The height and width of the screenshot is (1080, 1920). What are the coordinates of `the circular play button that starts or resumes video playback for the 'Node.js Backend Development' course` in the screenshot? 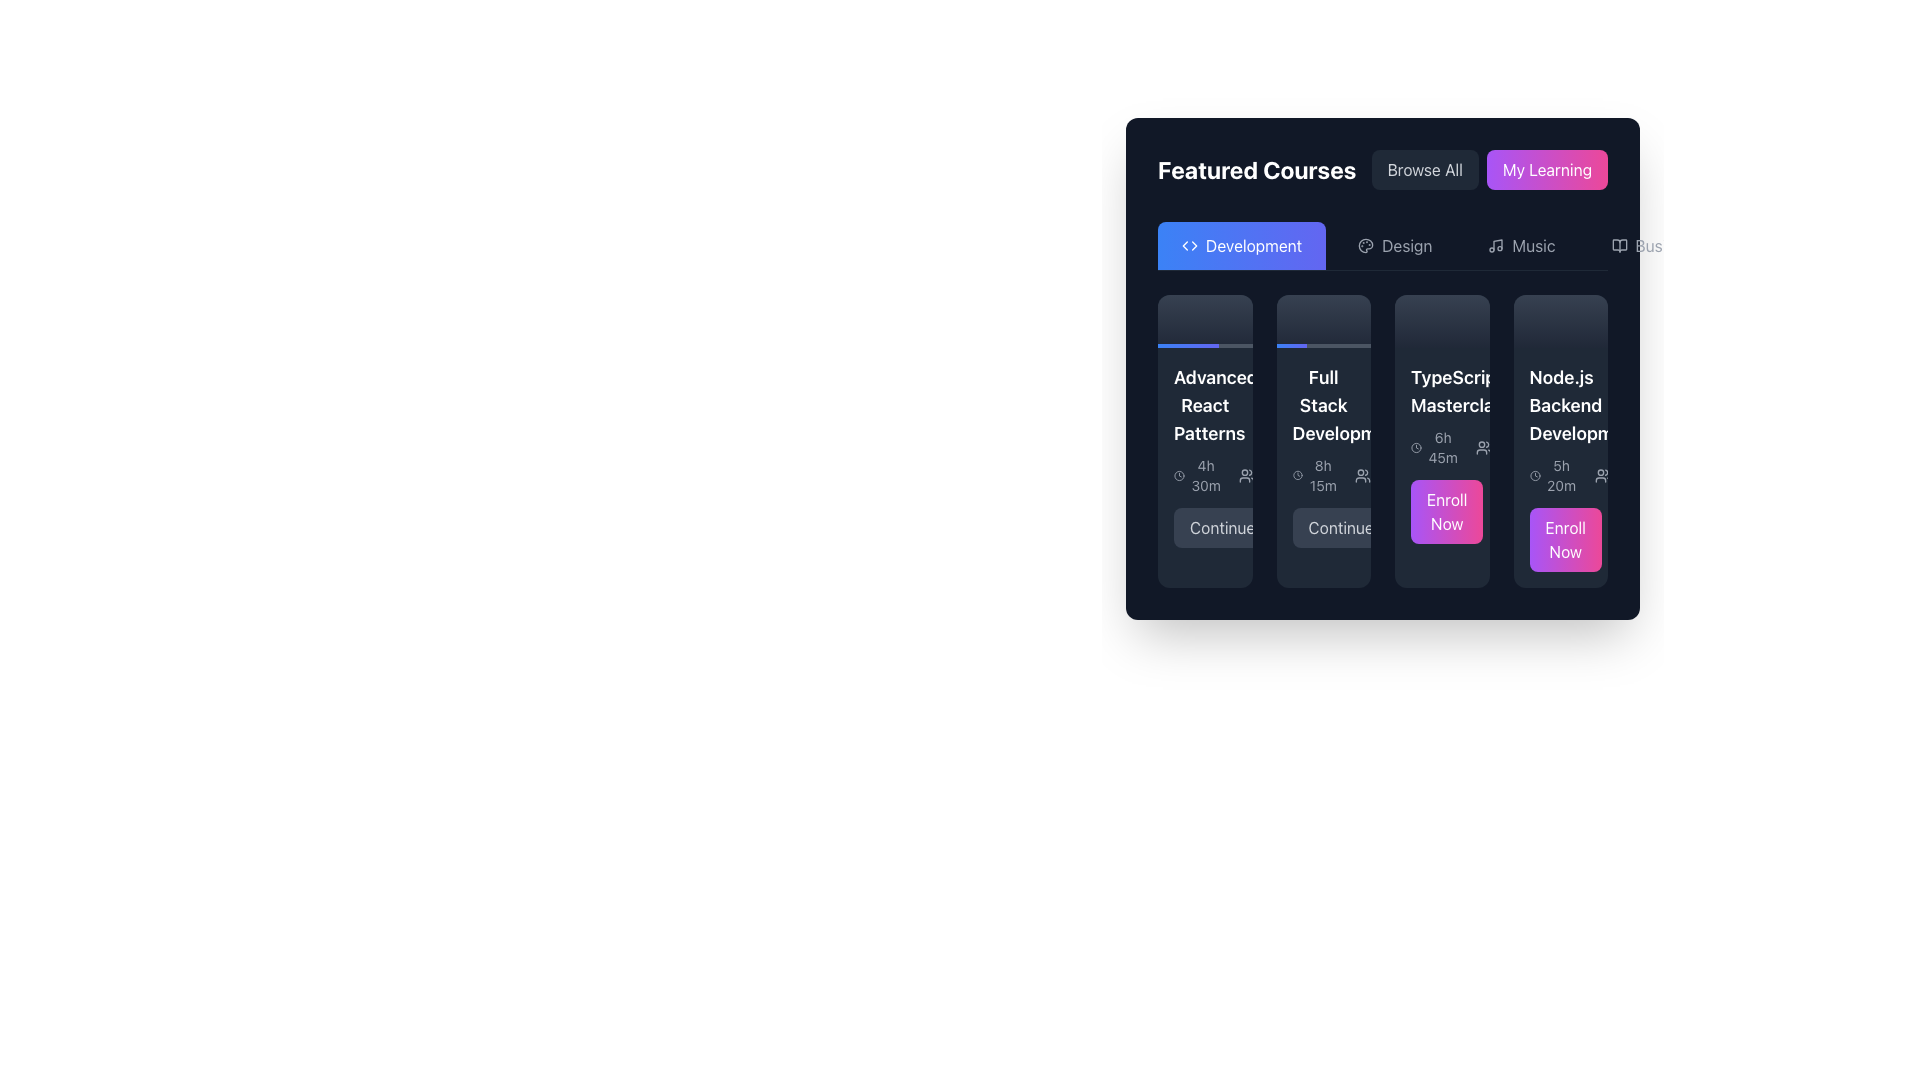 It's located at (1559, 320).